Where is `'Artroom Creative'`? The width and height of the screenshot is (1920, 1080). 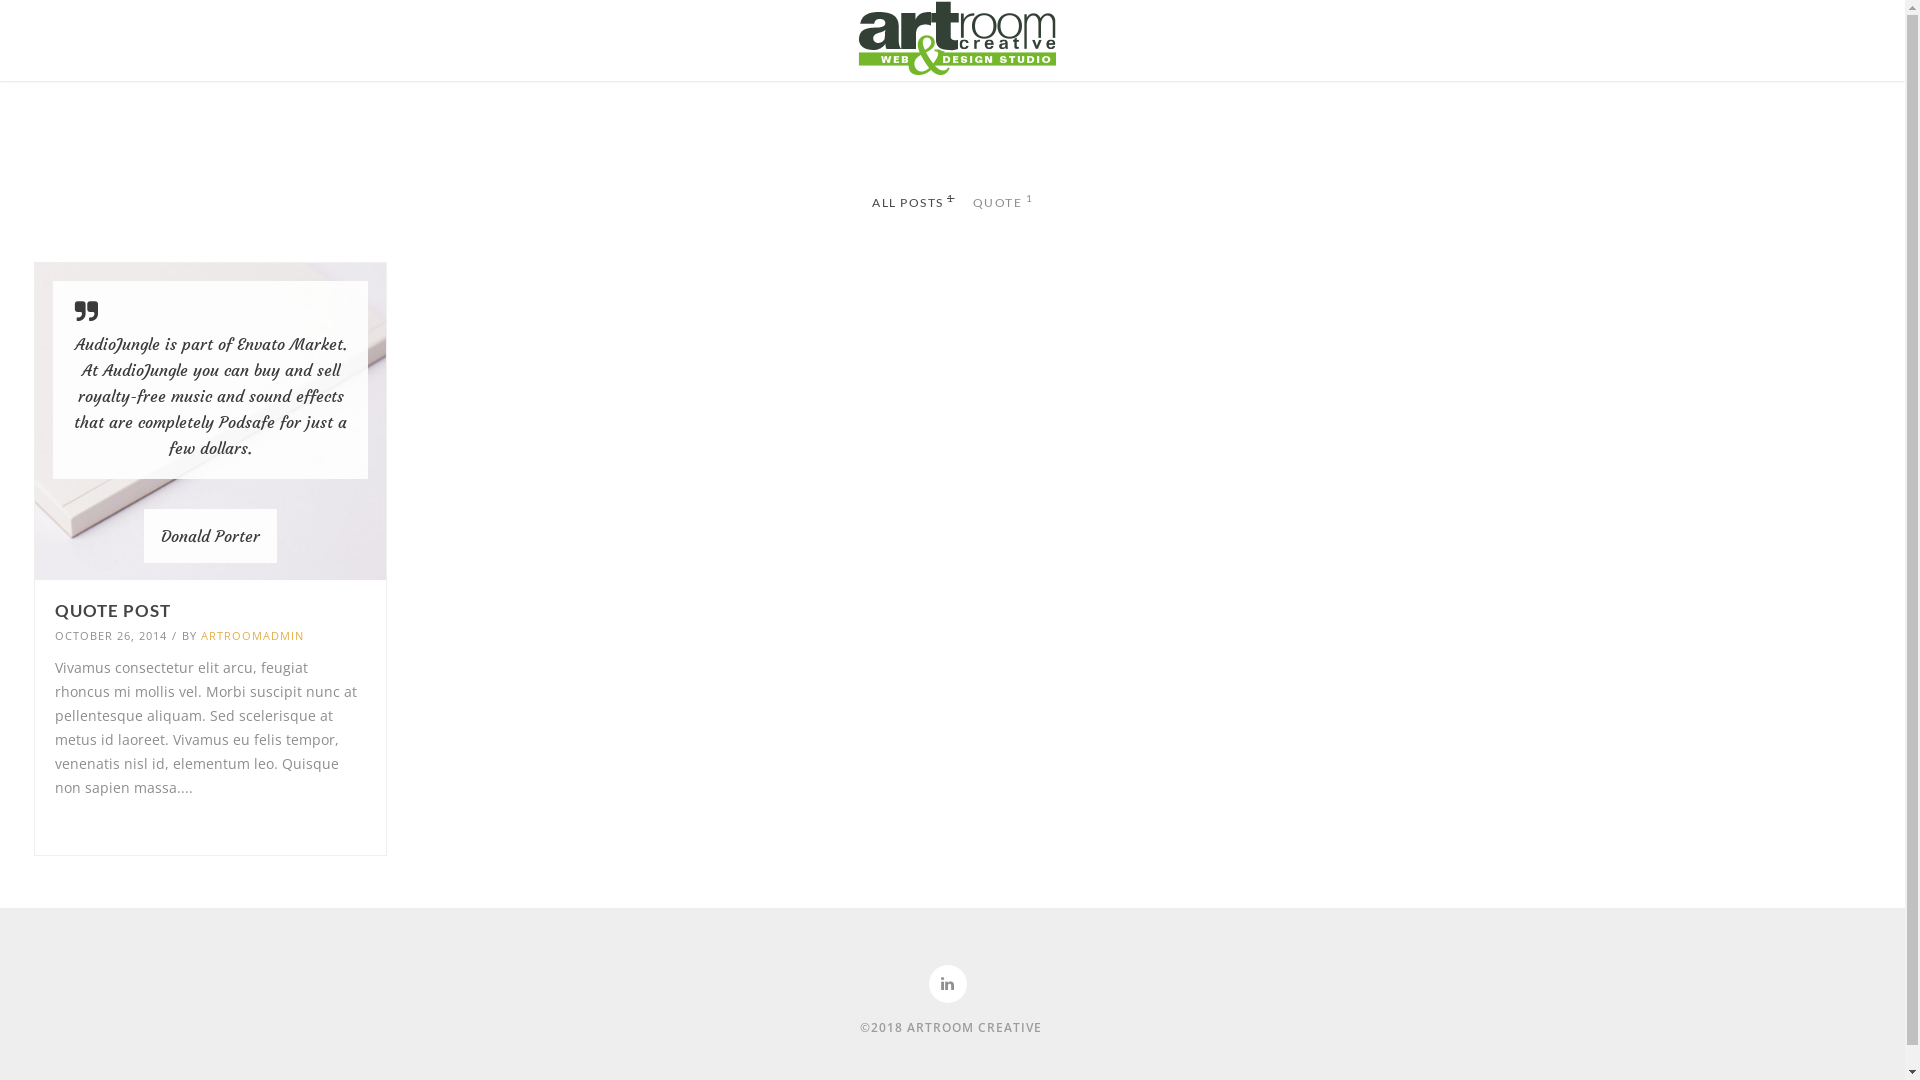 'Artroom Creative' is located at coordinates (954, 37).